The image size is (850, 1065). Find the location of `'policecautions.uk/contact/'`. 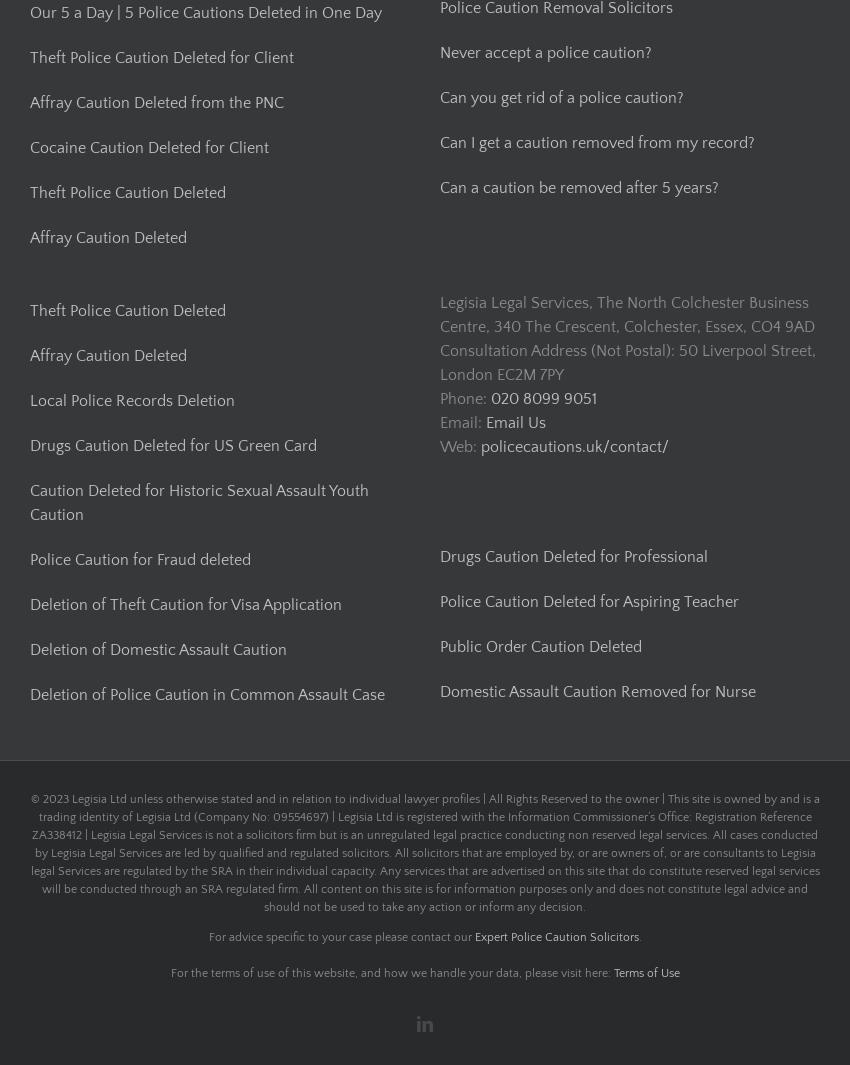

'policecautions.uk/contact/' is located at coordinates (575, 445).